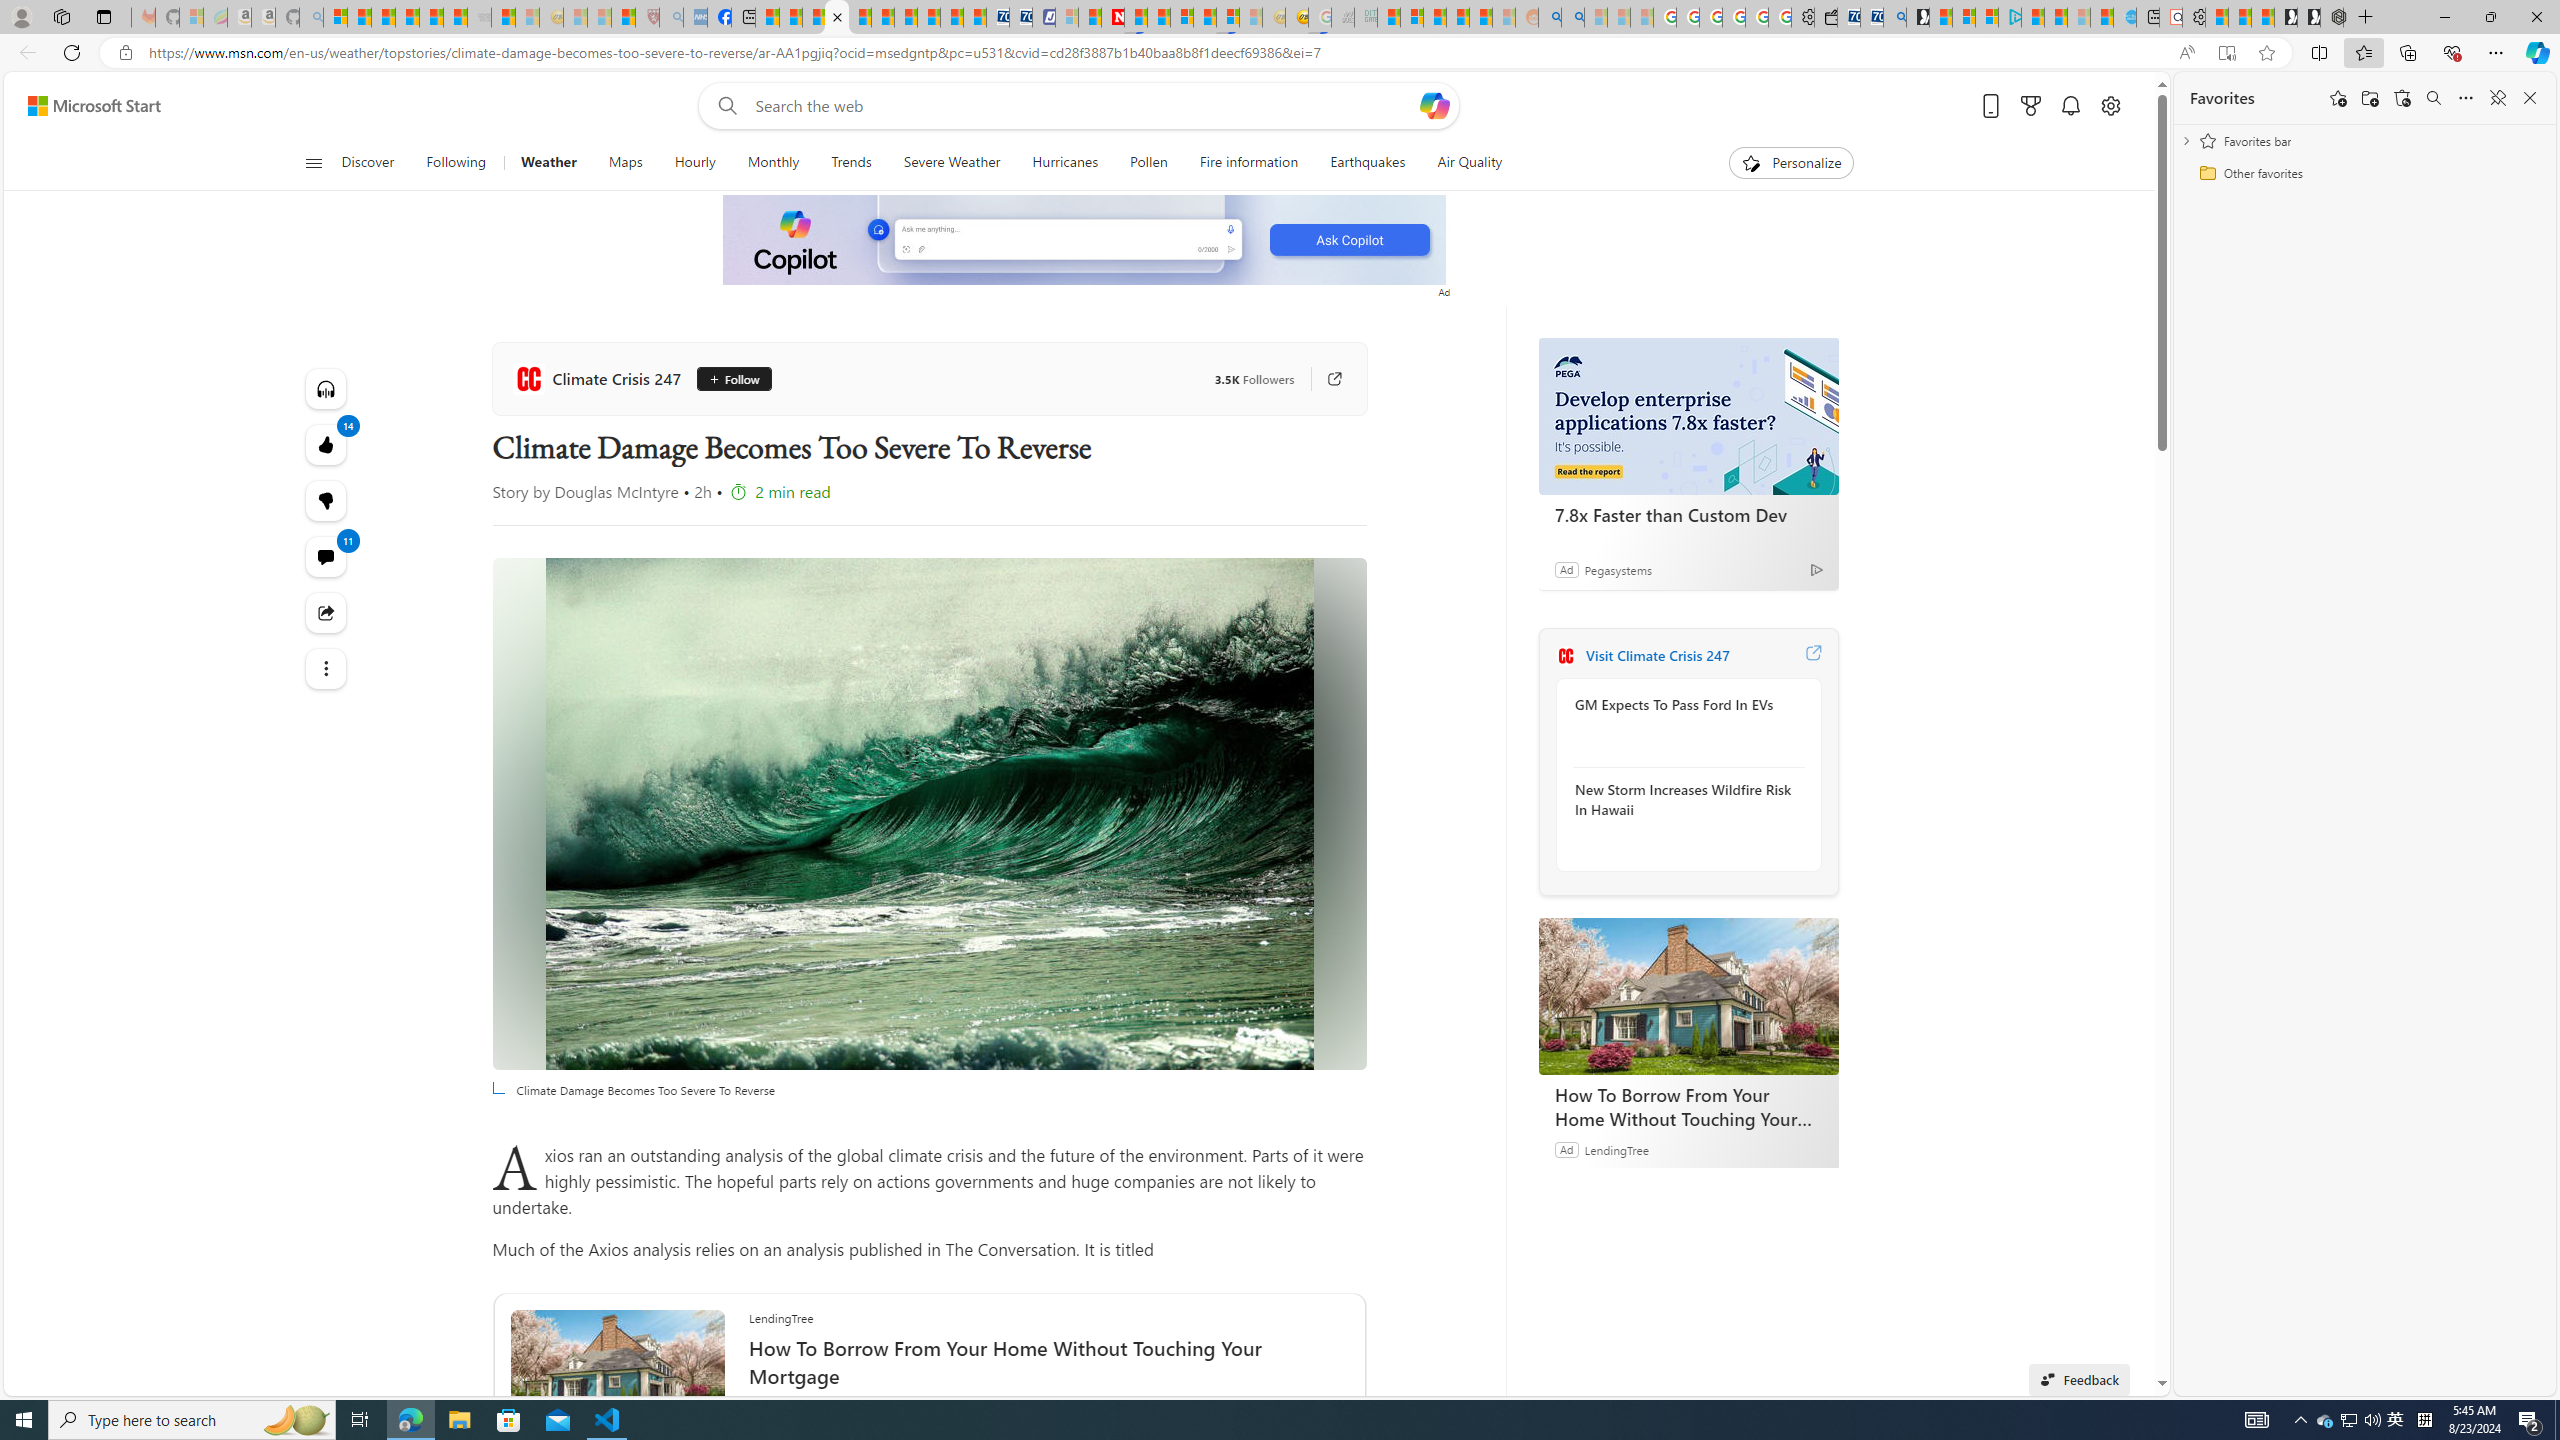 The width and height of the screenshot is (2560, 1440). Describe the element at coordinates (1366, 162) in the screenshot. I see `'Earthquakes'` at that location.